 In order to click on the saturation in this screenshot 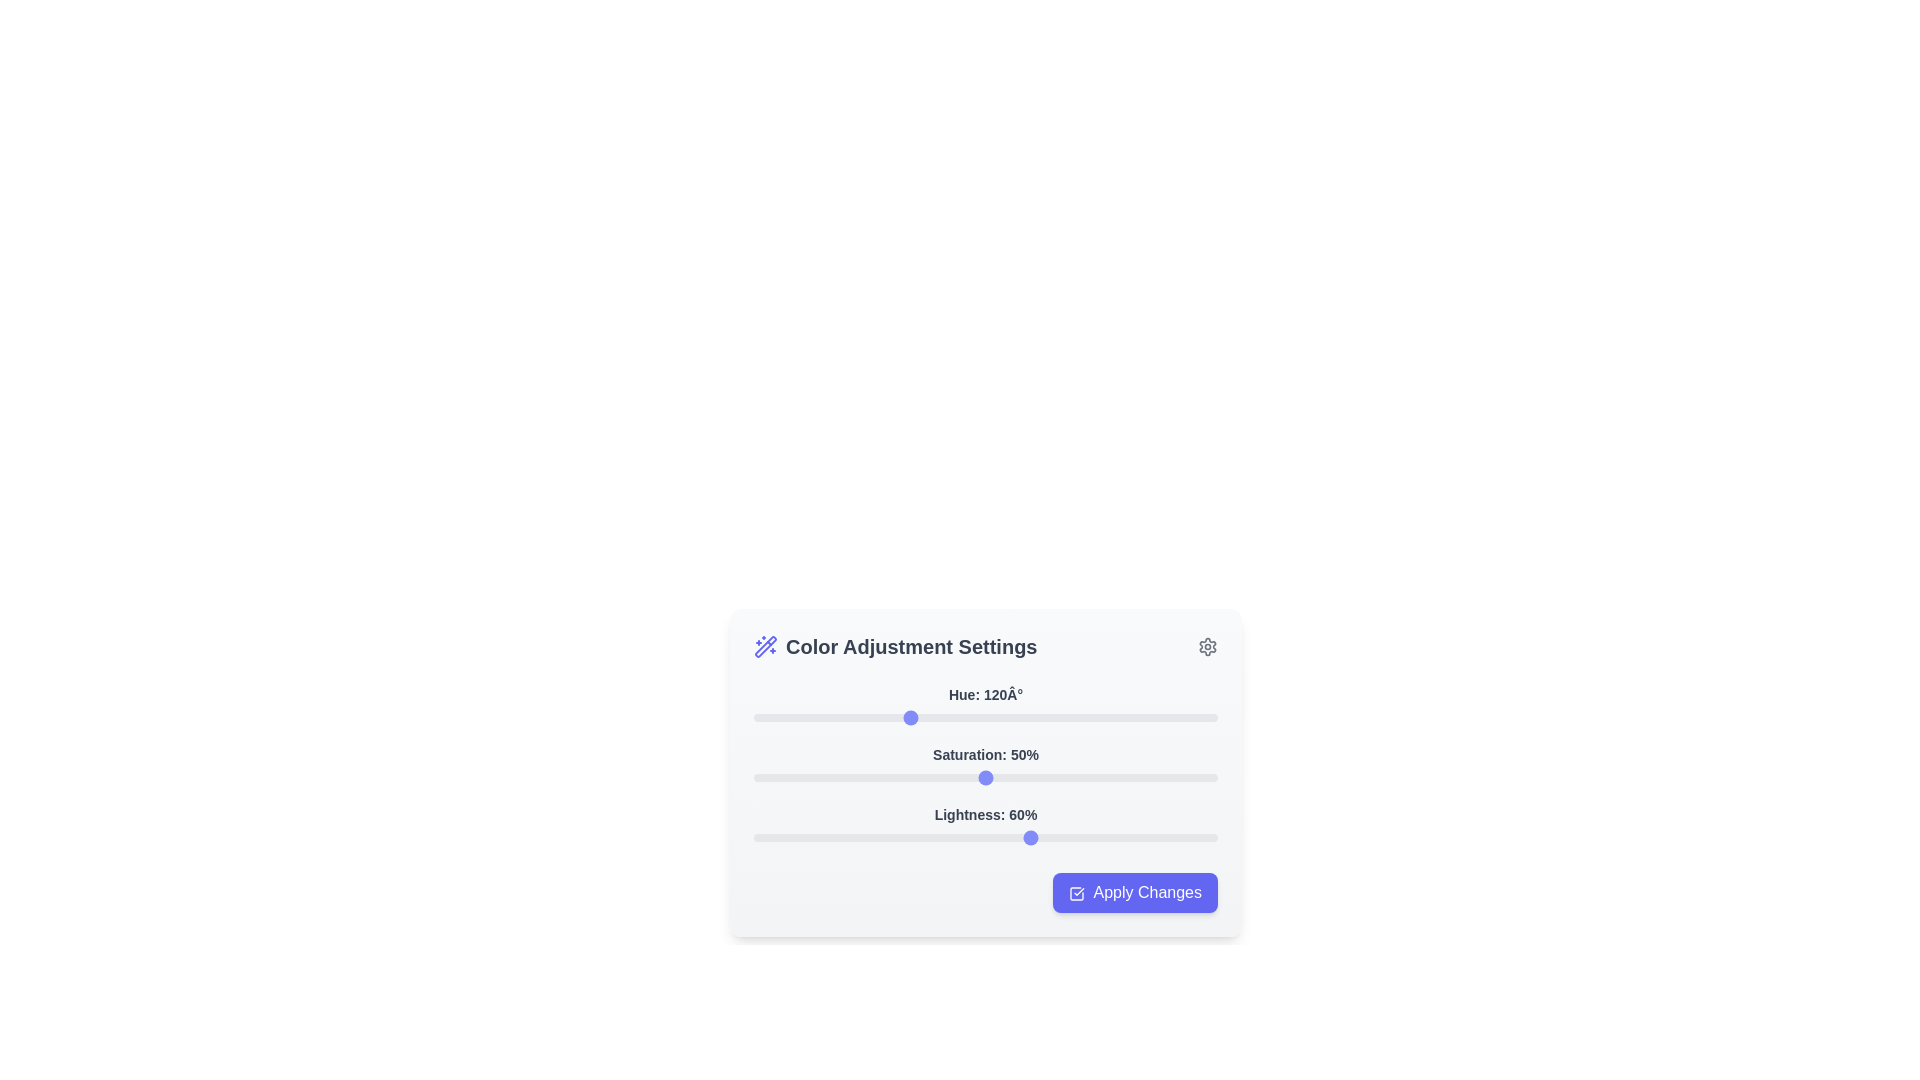, I will do `click(1040, 777)`.